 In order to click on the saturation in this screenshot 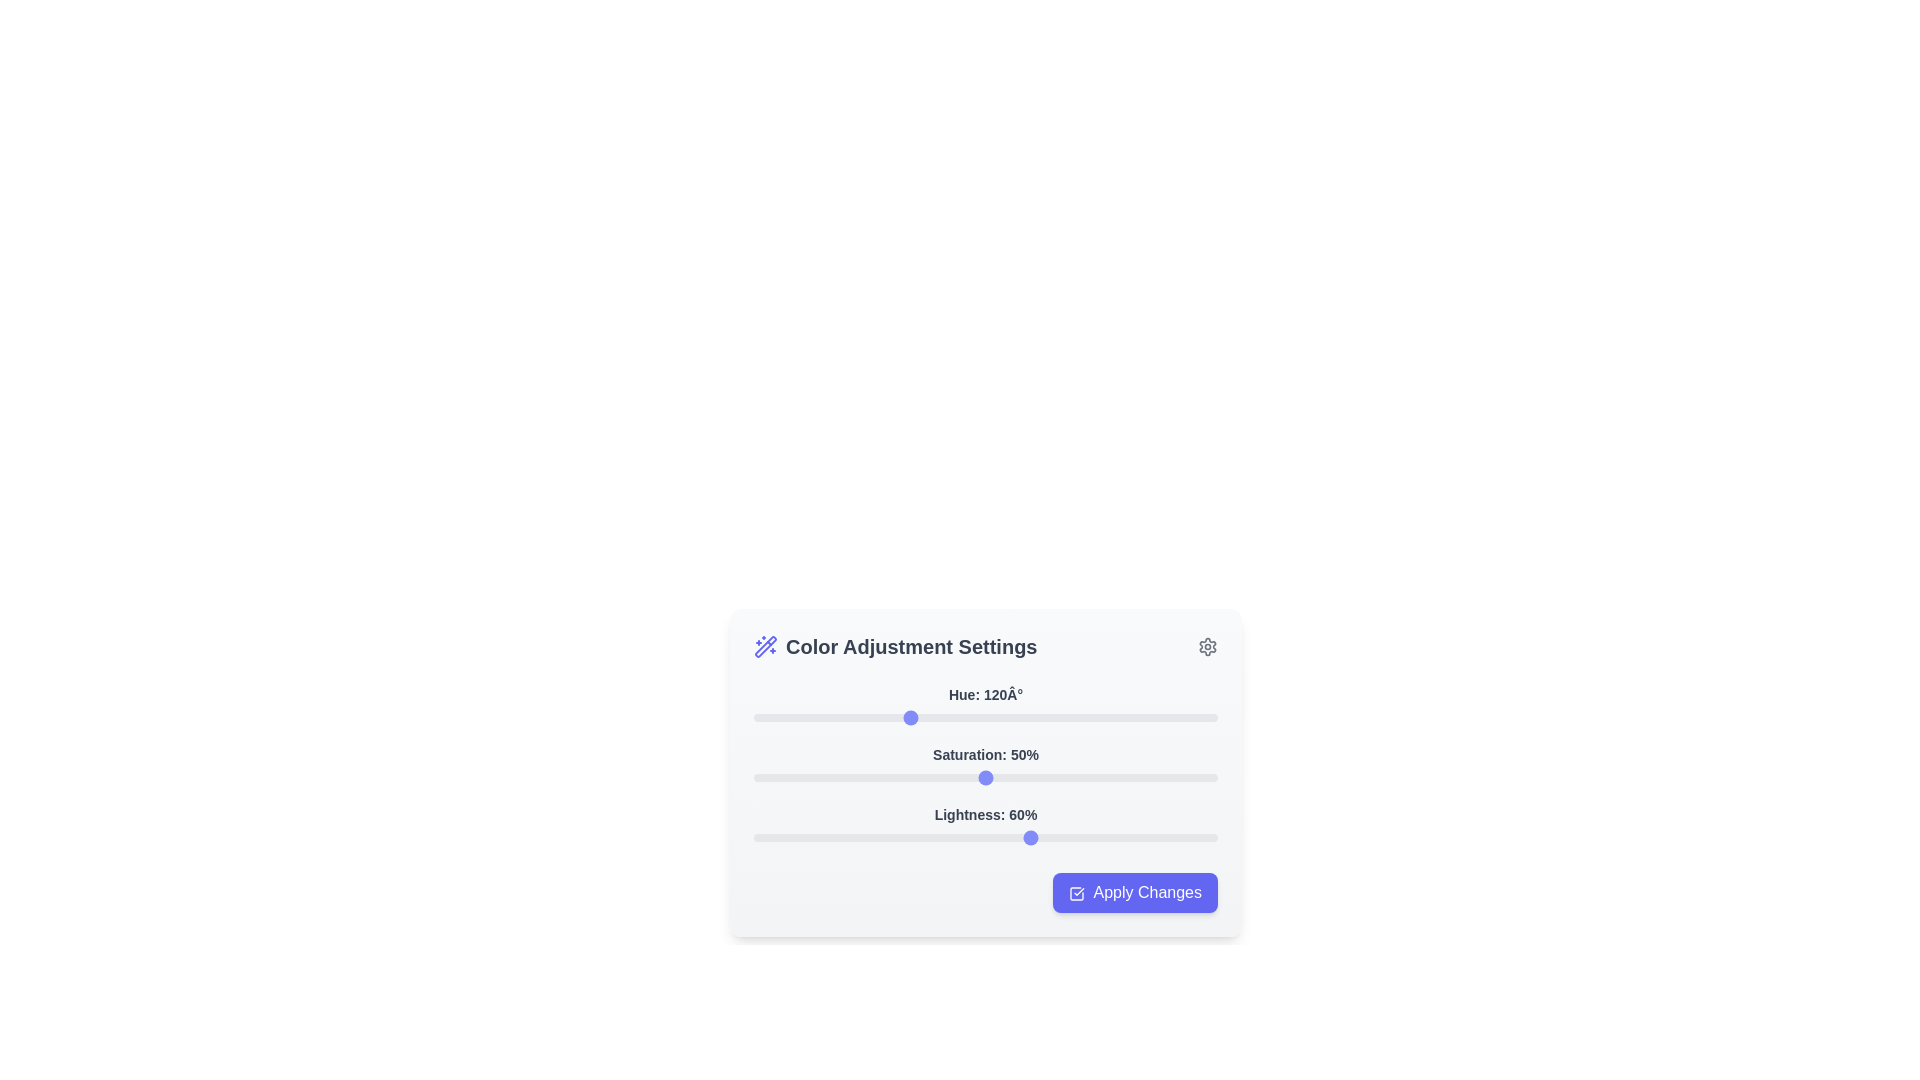, I will do `click(1040, 777)`.